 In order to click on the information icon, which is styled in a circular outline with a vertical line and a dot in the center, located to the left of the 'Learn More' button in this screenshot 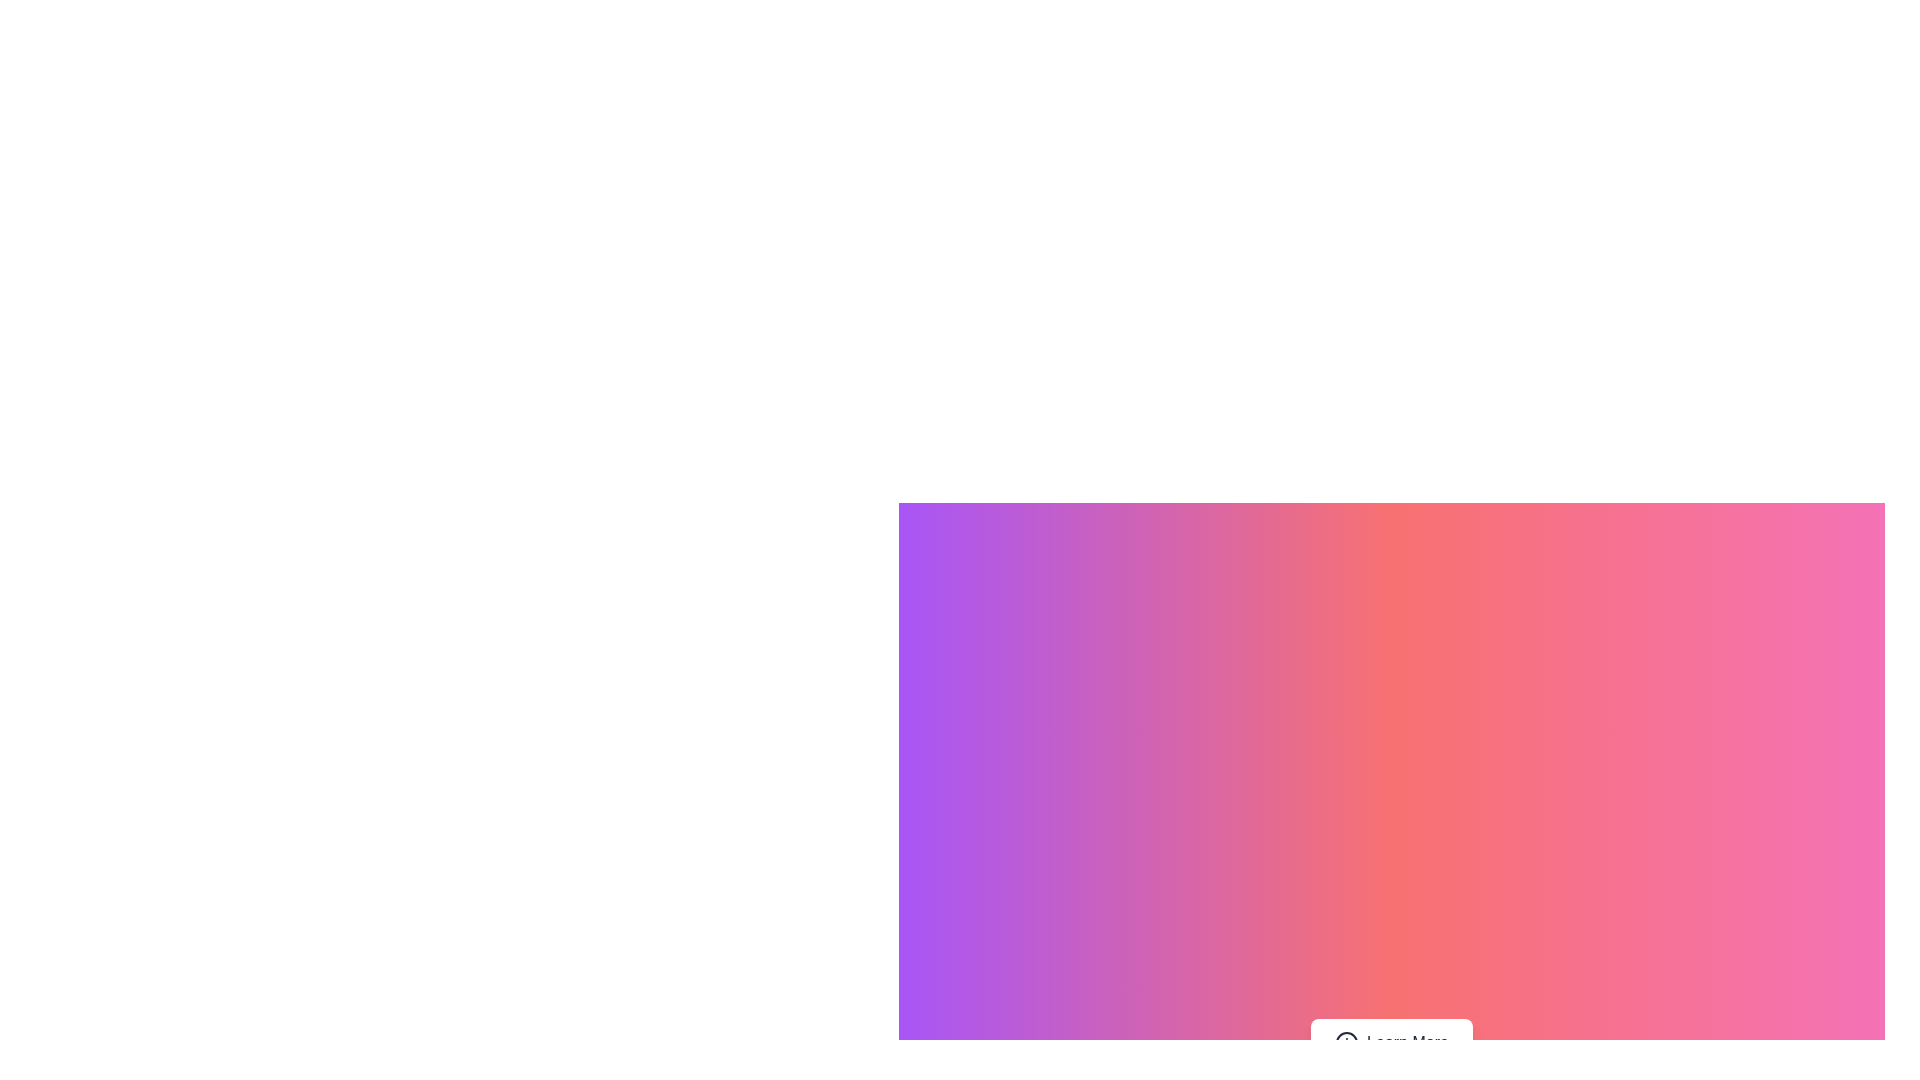, I will do `click(1347, 1041)`.